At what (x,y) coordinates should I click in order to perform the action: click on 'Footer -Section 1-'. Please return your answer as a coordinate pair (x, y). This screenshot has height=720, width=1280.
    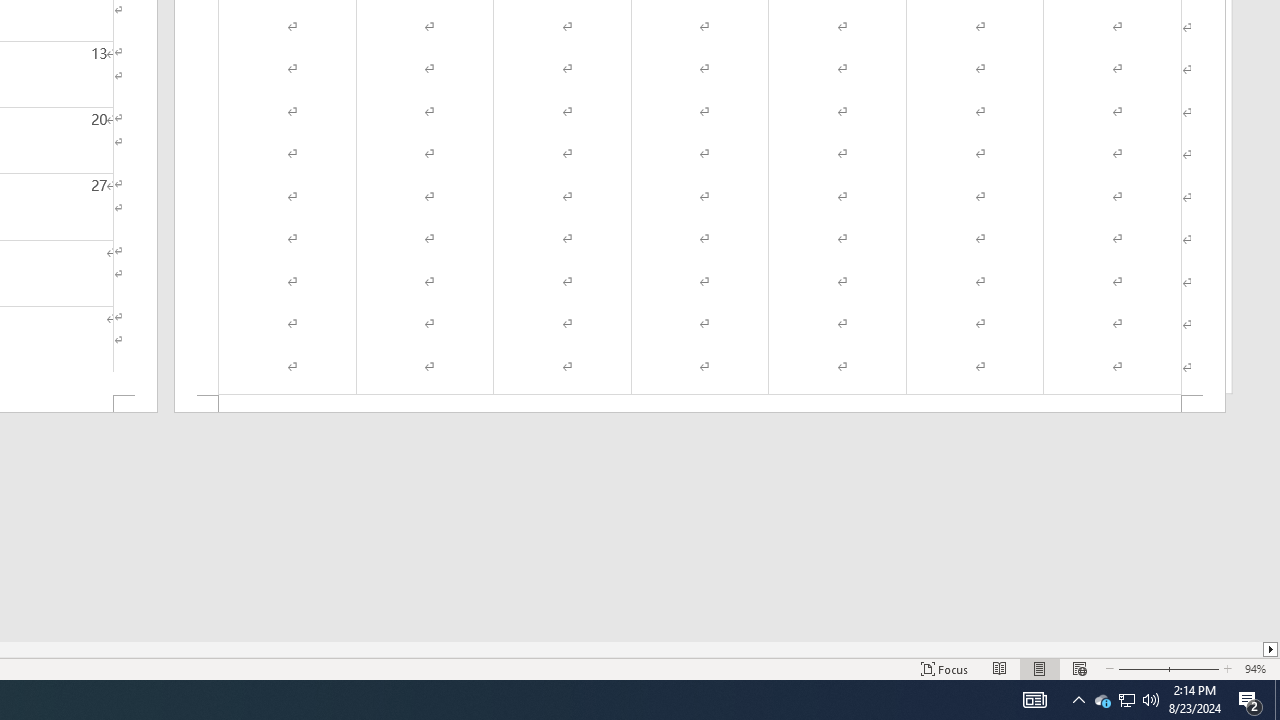
    Looking at the image, I should click on (700, 404).